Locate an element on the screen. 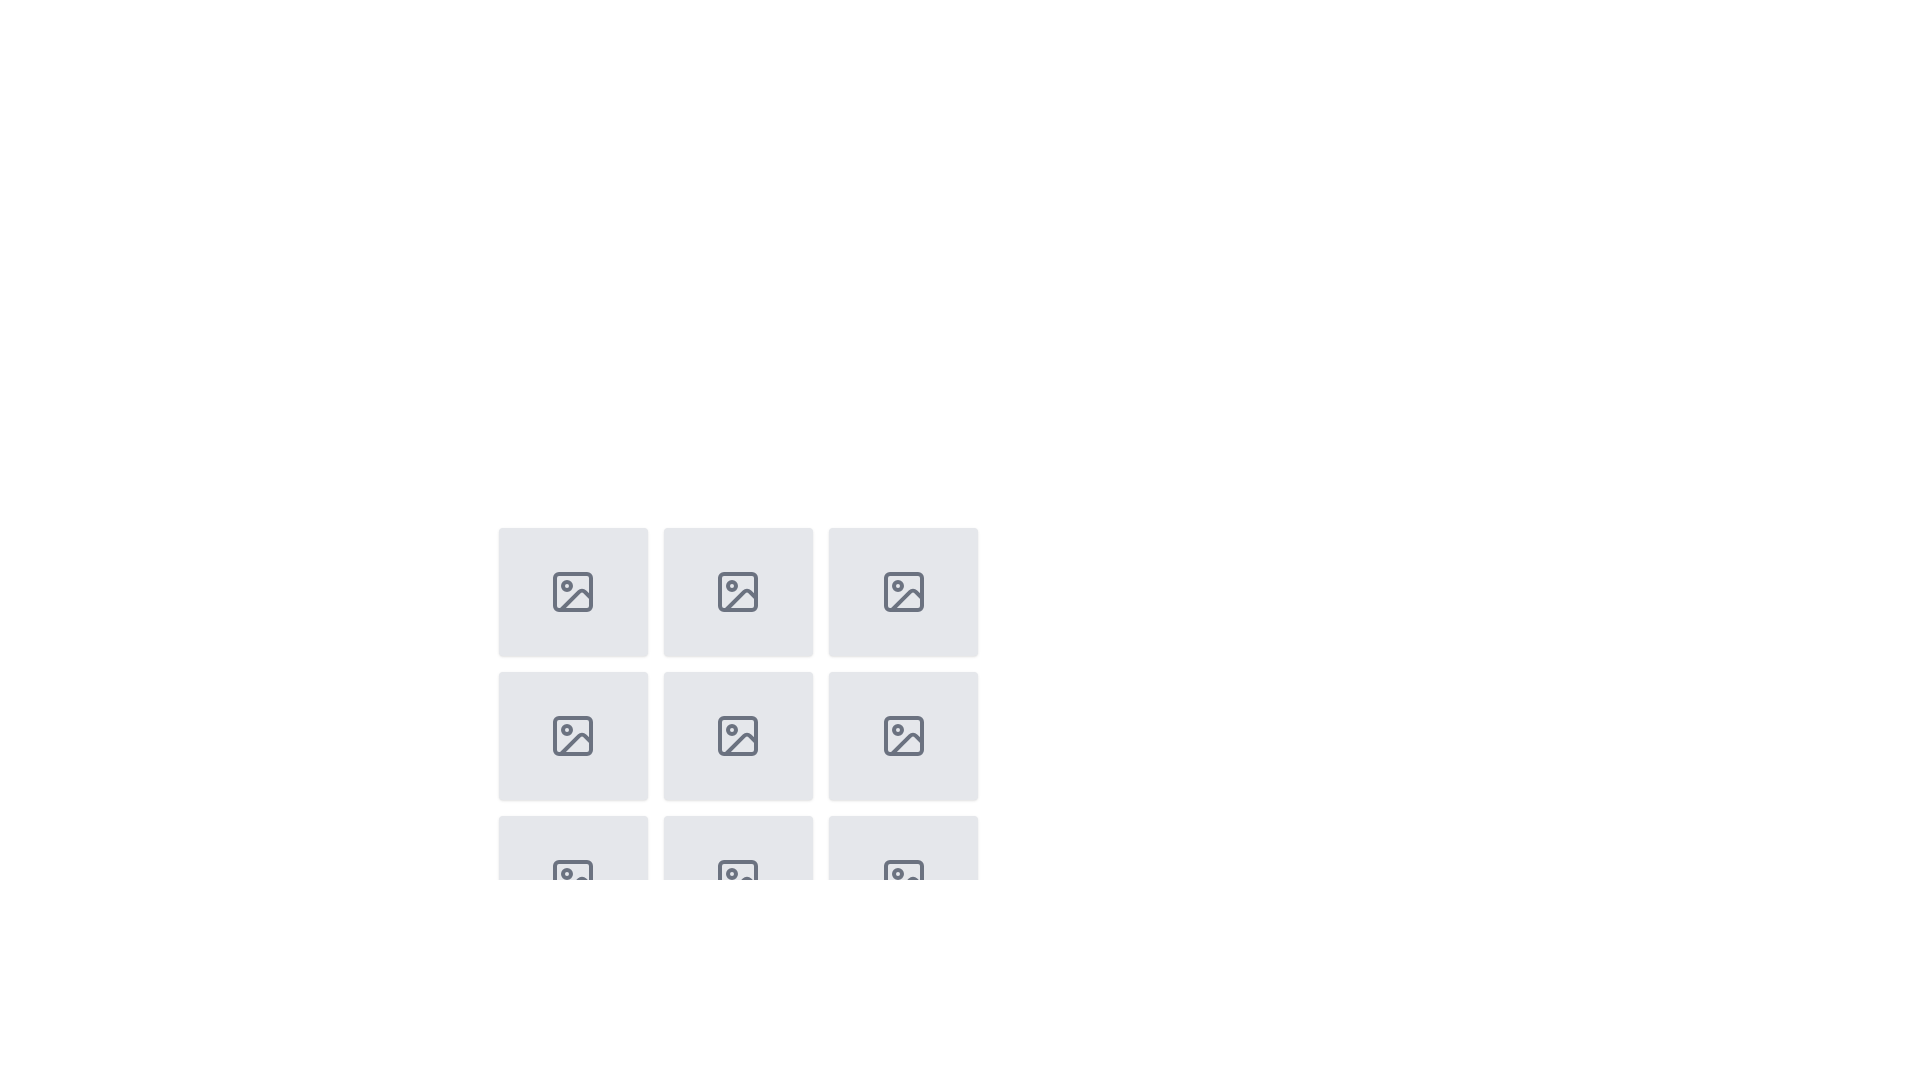 This screenshot has width=1920, height=1080. the Placeholder icon for image content located in the bottom-center cell of a 3x3 grid is located at coordinates (737, 878).